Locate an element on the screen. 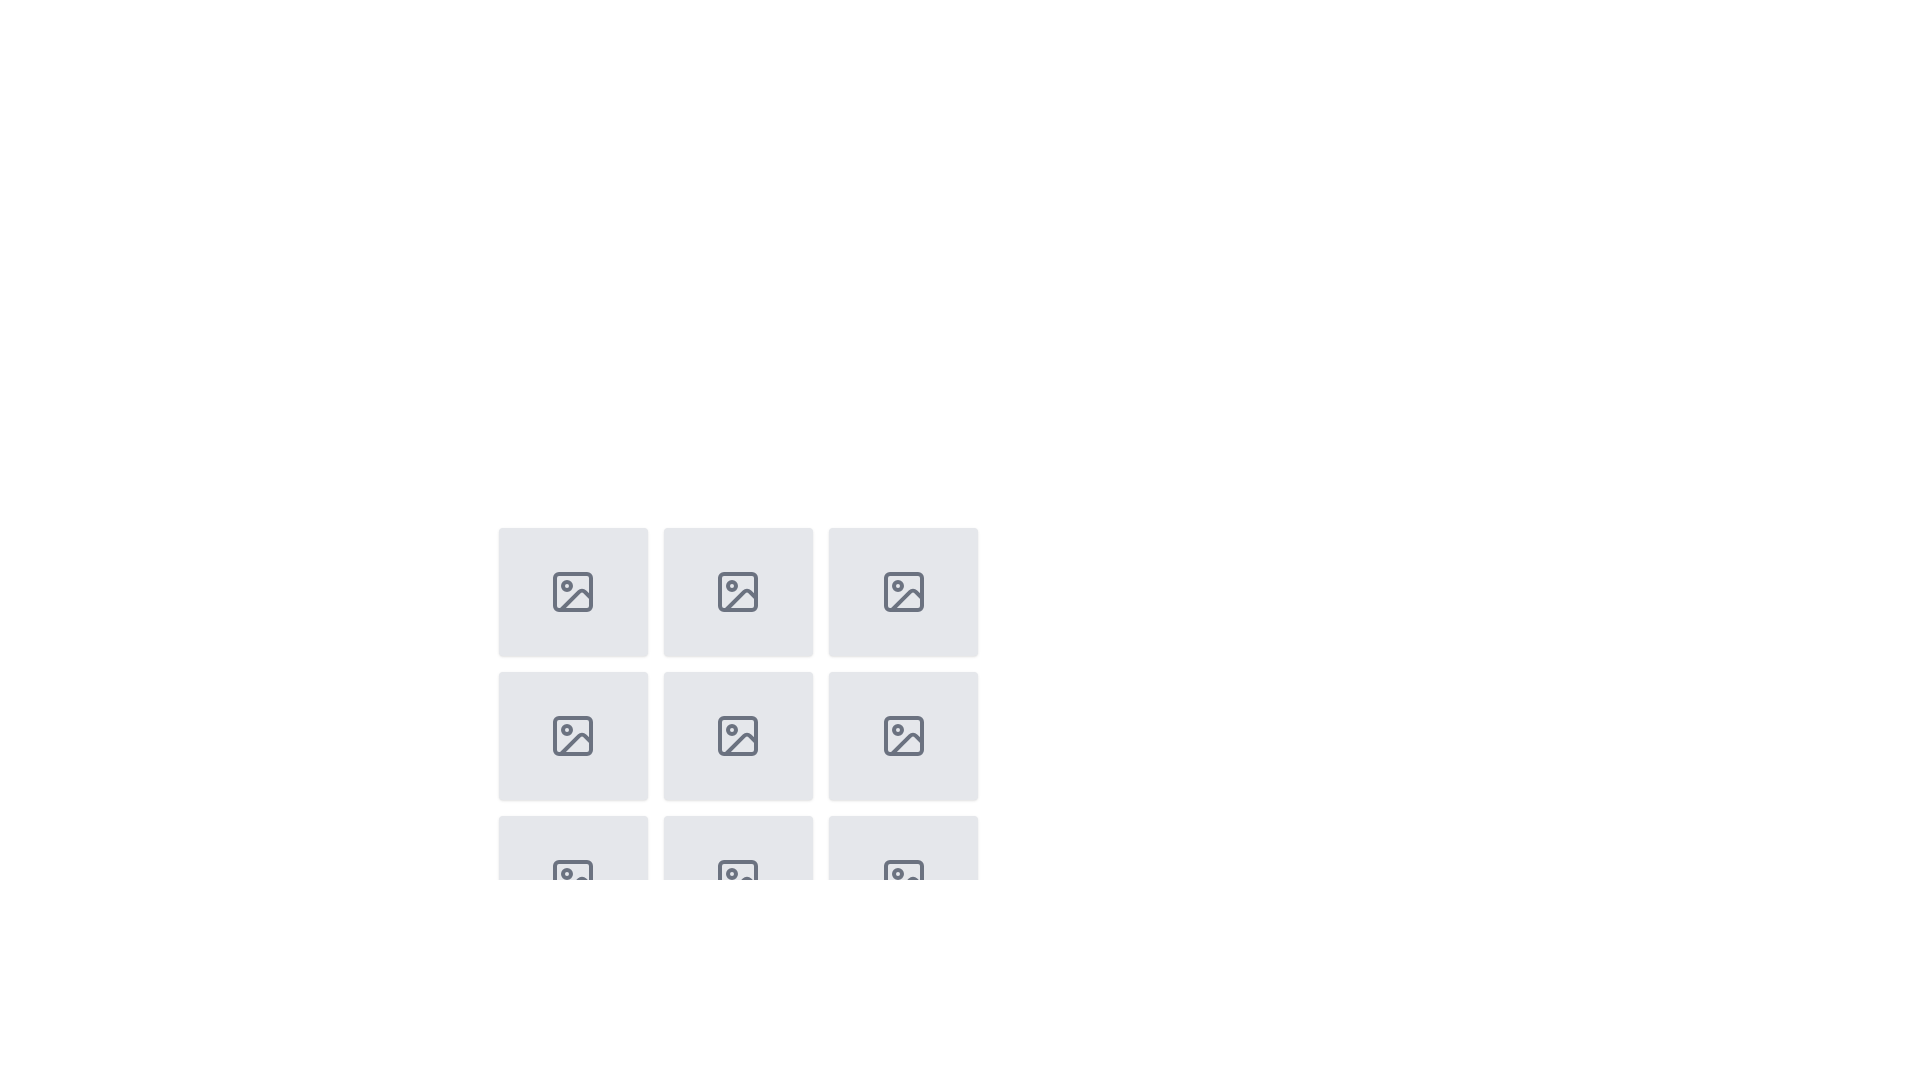 This screenshot has width=1920, height=1080. the Placeholder icon for image content located in the bottom-center cell of a 3x3 grid is located at coordinates (737, 878).